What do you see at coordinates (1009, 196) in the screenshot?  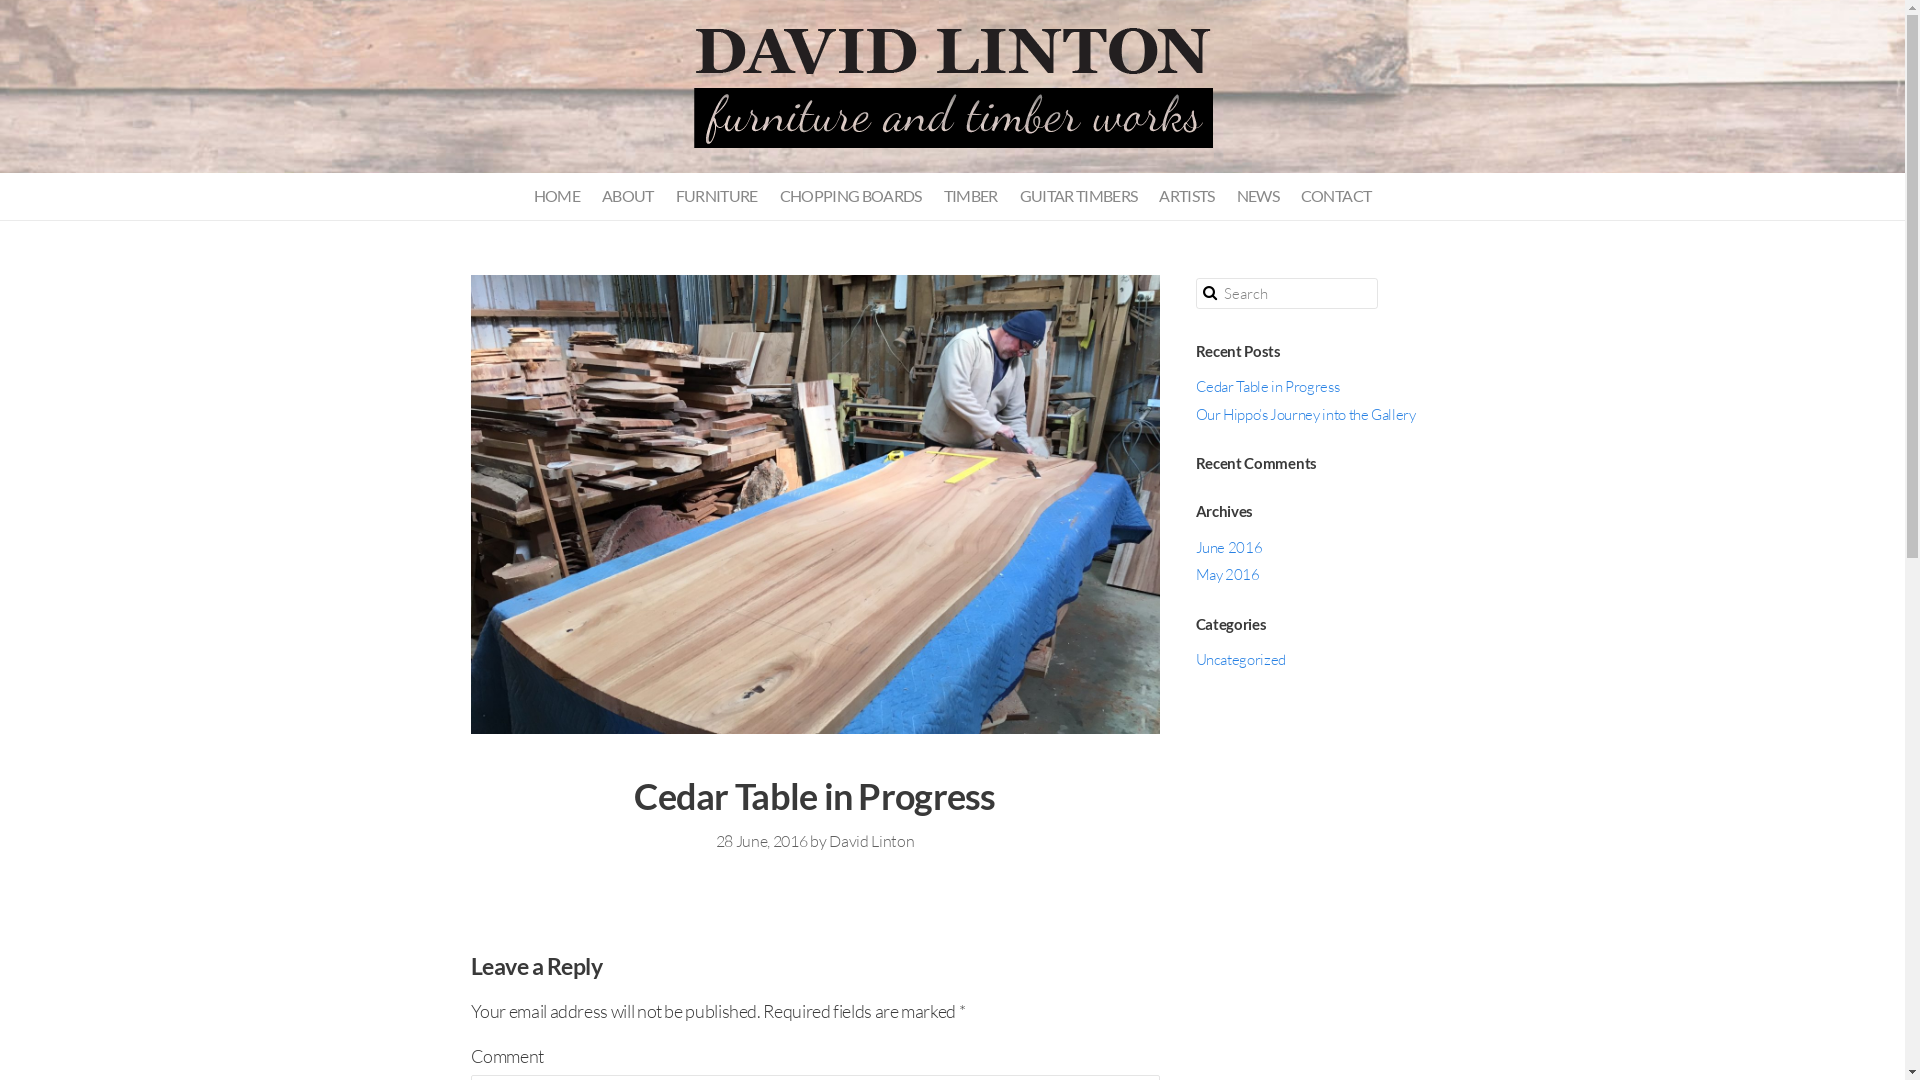 I see `'GUITAR TIMBERS'` at bounding box center [1009, 196].